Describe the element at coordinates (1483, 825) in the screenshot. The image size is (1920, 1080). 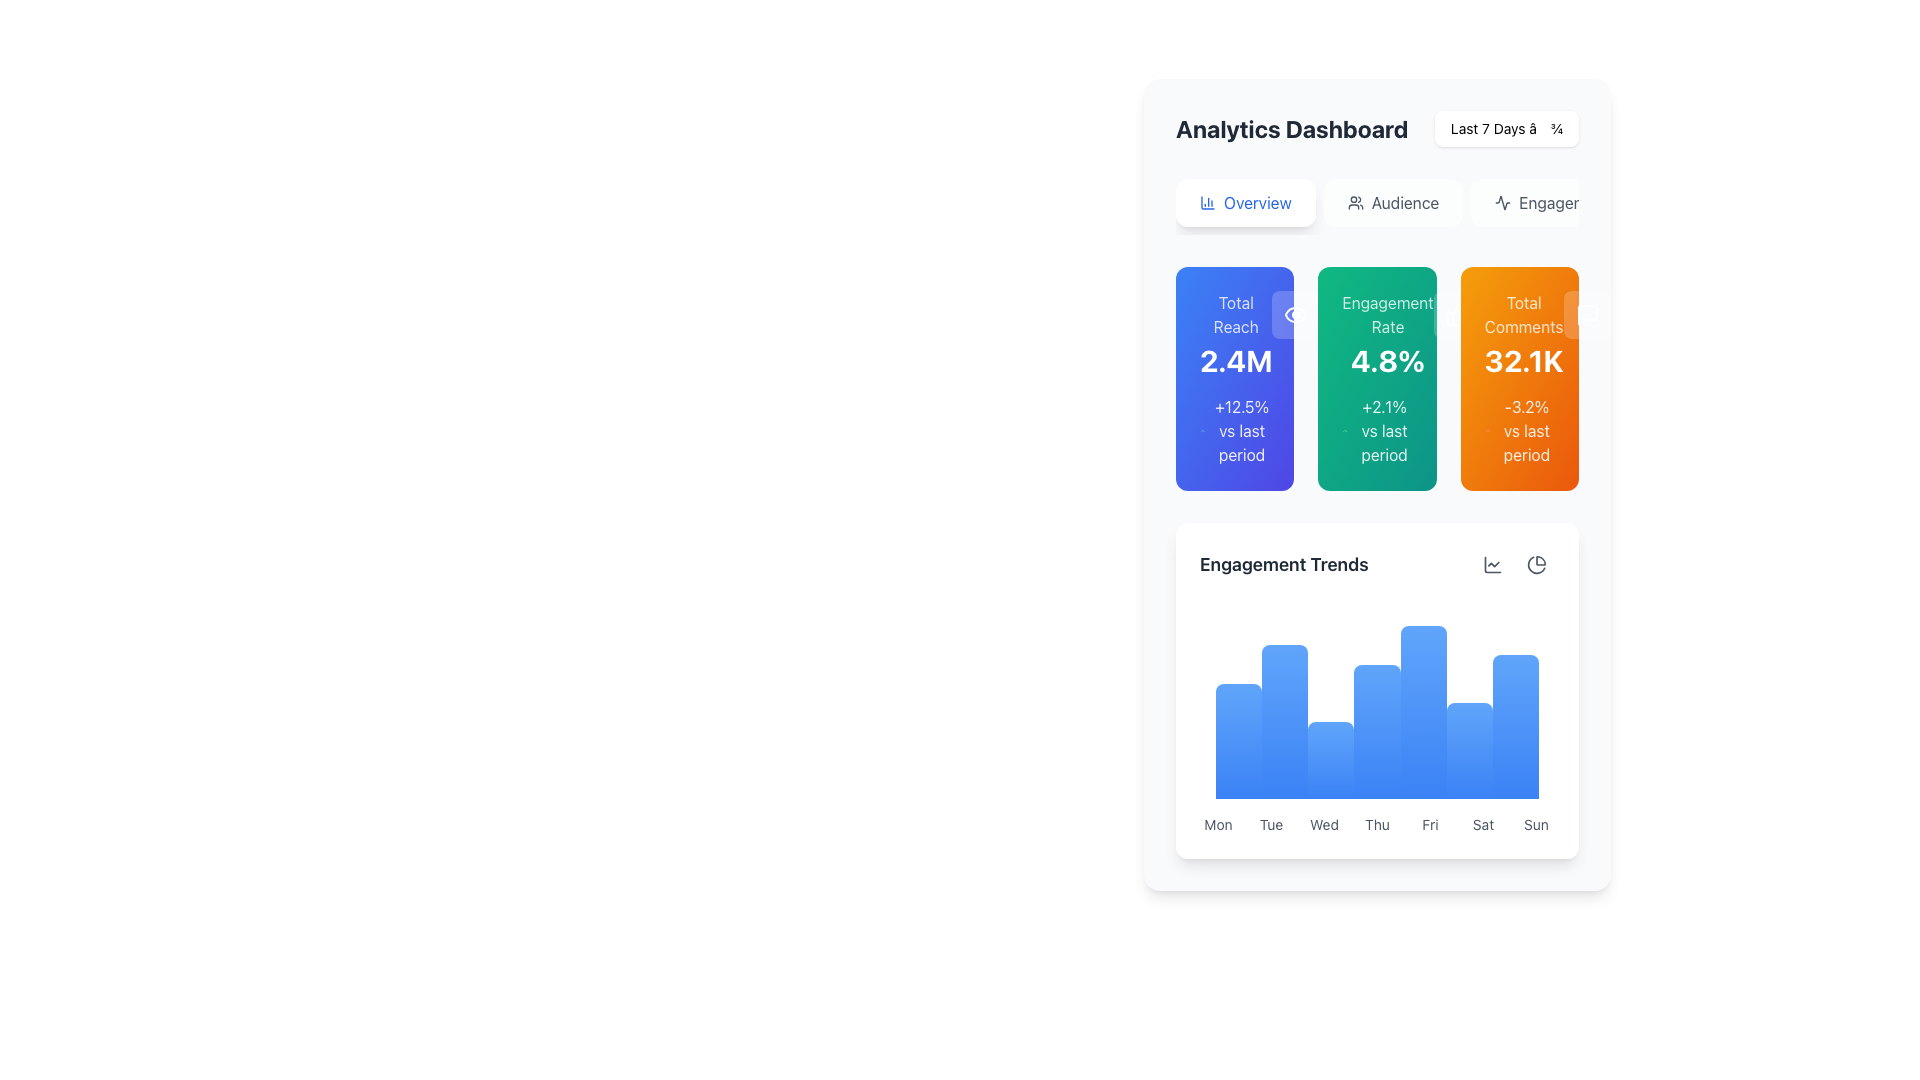
I see `the text label displaying 'Sat', which is located in the lower part of the dashboard layout, between 'Fri' and 'Sun'` at that location.